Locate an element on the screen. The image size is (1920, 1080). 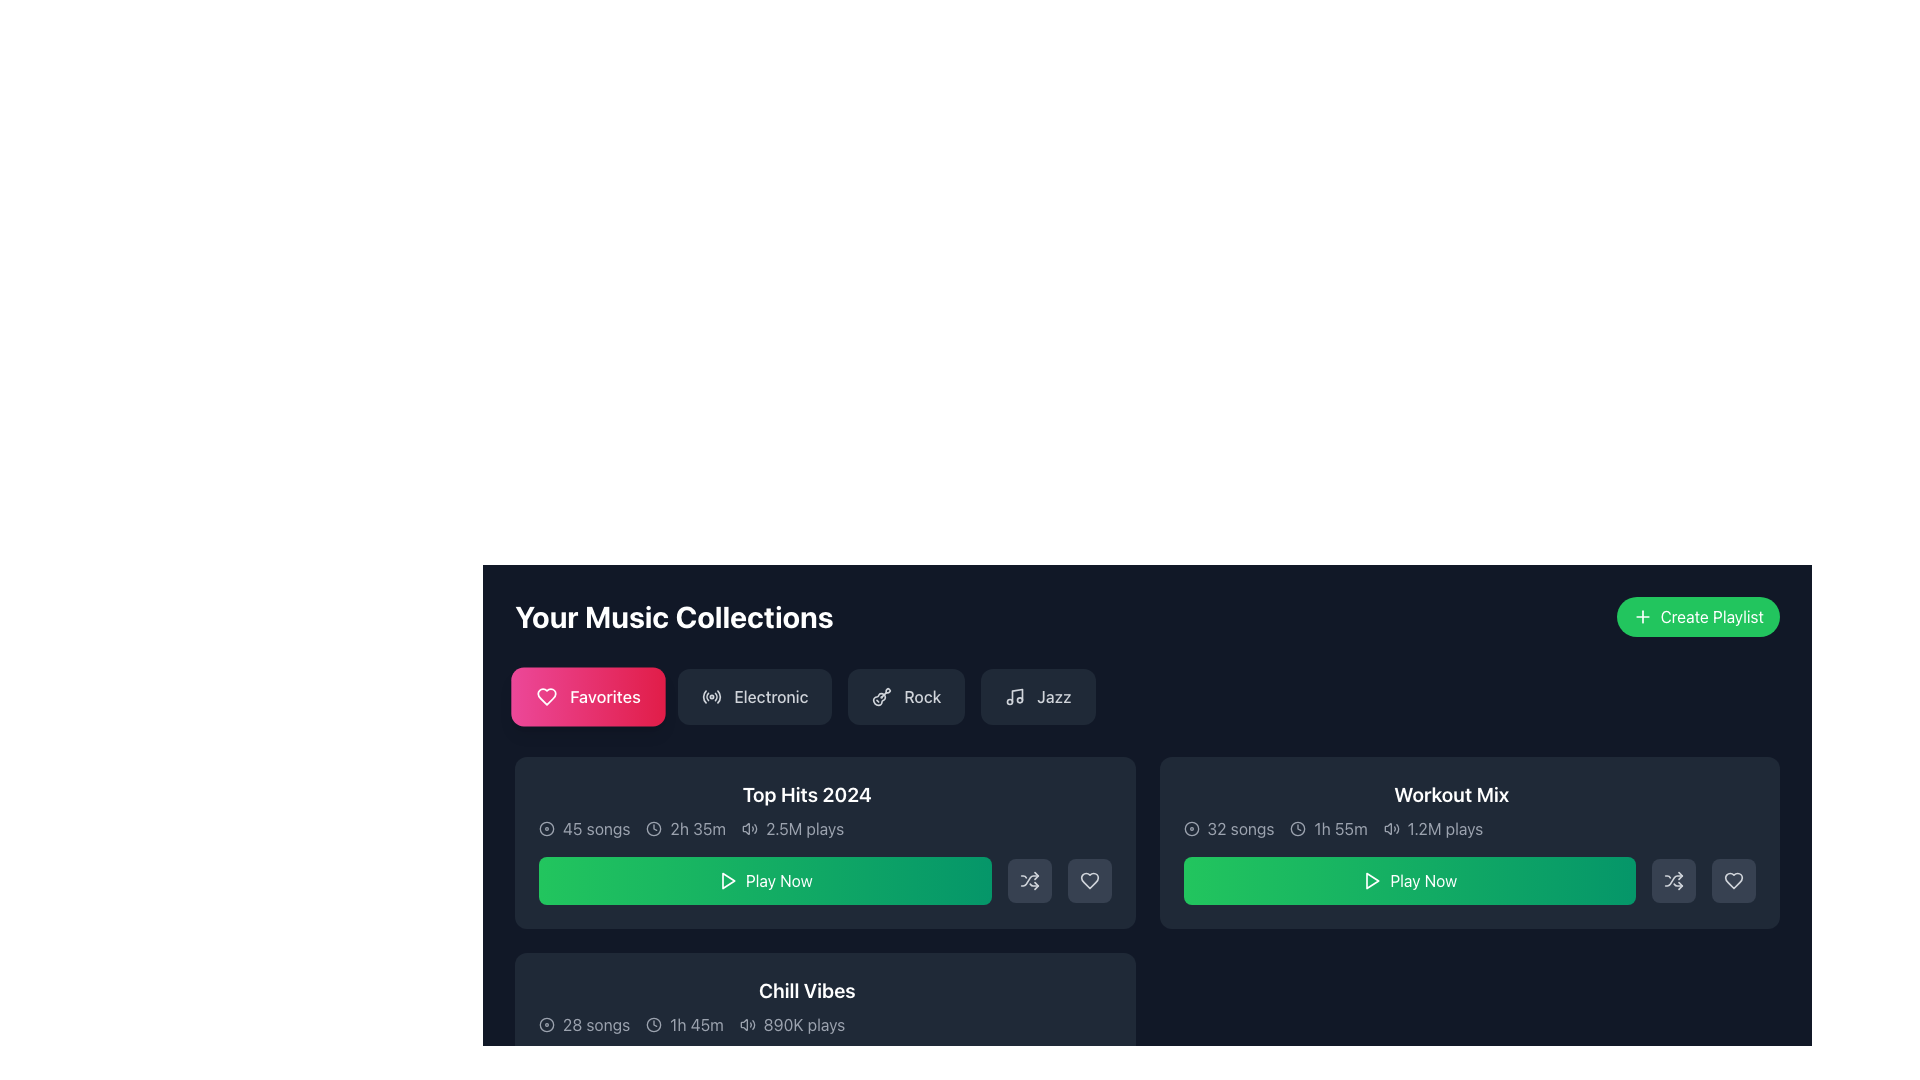
the circular SVG element in the Workout Mix card, which is located to the left of the playlist details is located at coordinates (1191, 829).